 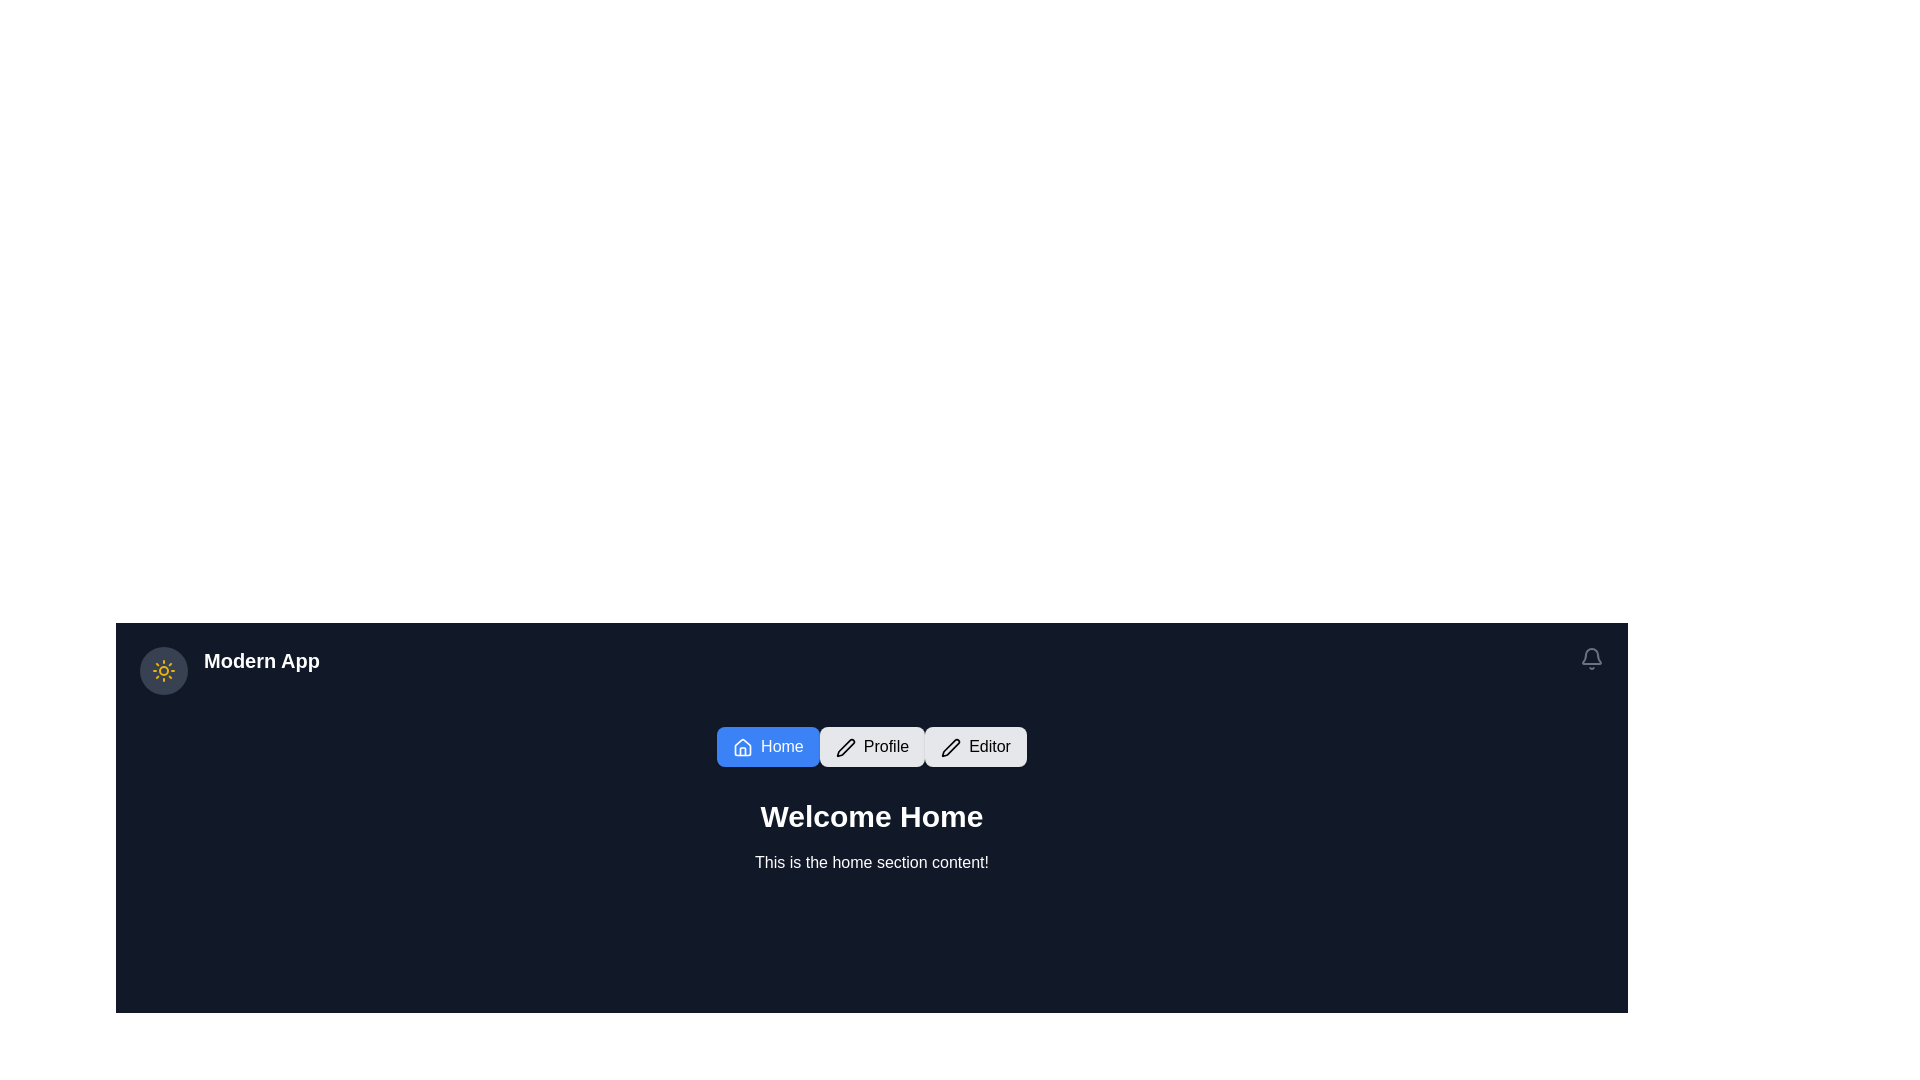 I want to click on the bold, large-sized header text that reads 'Welcome Home', which is prominently displayed in white on a dark background and centered in the middle-bottom portion of the visible area, so click(x=872, y=817).